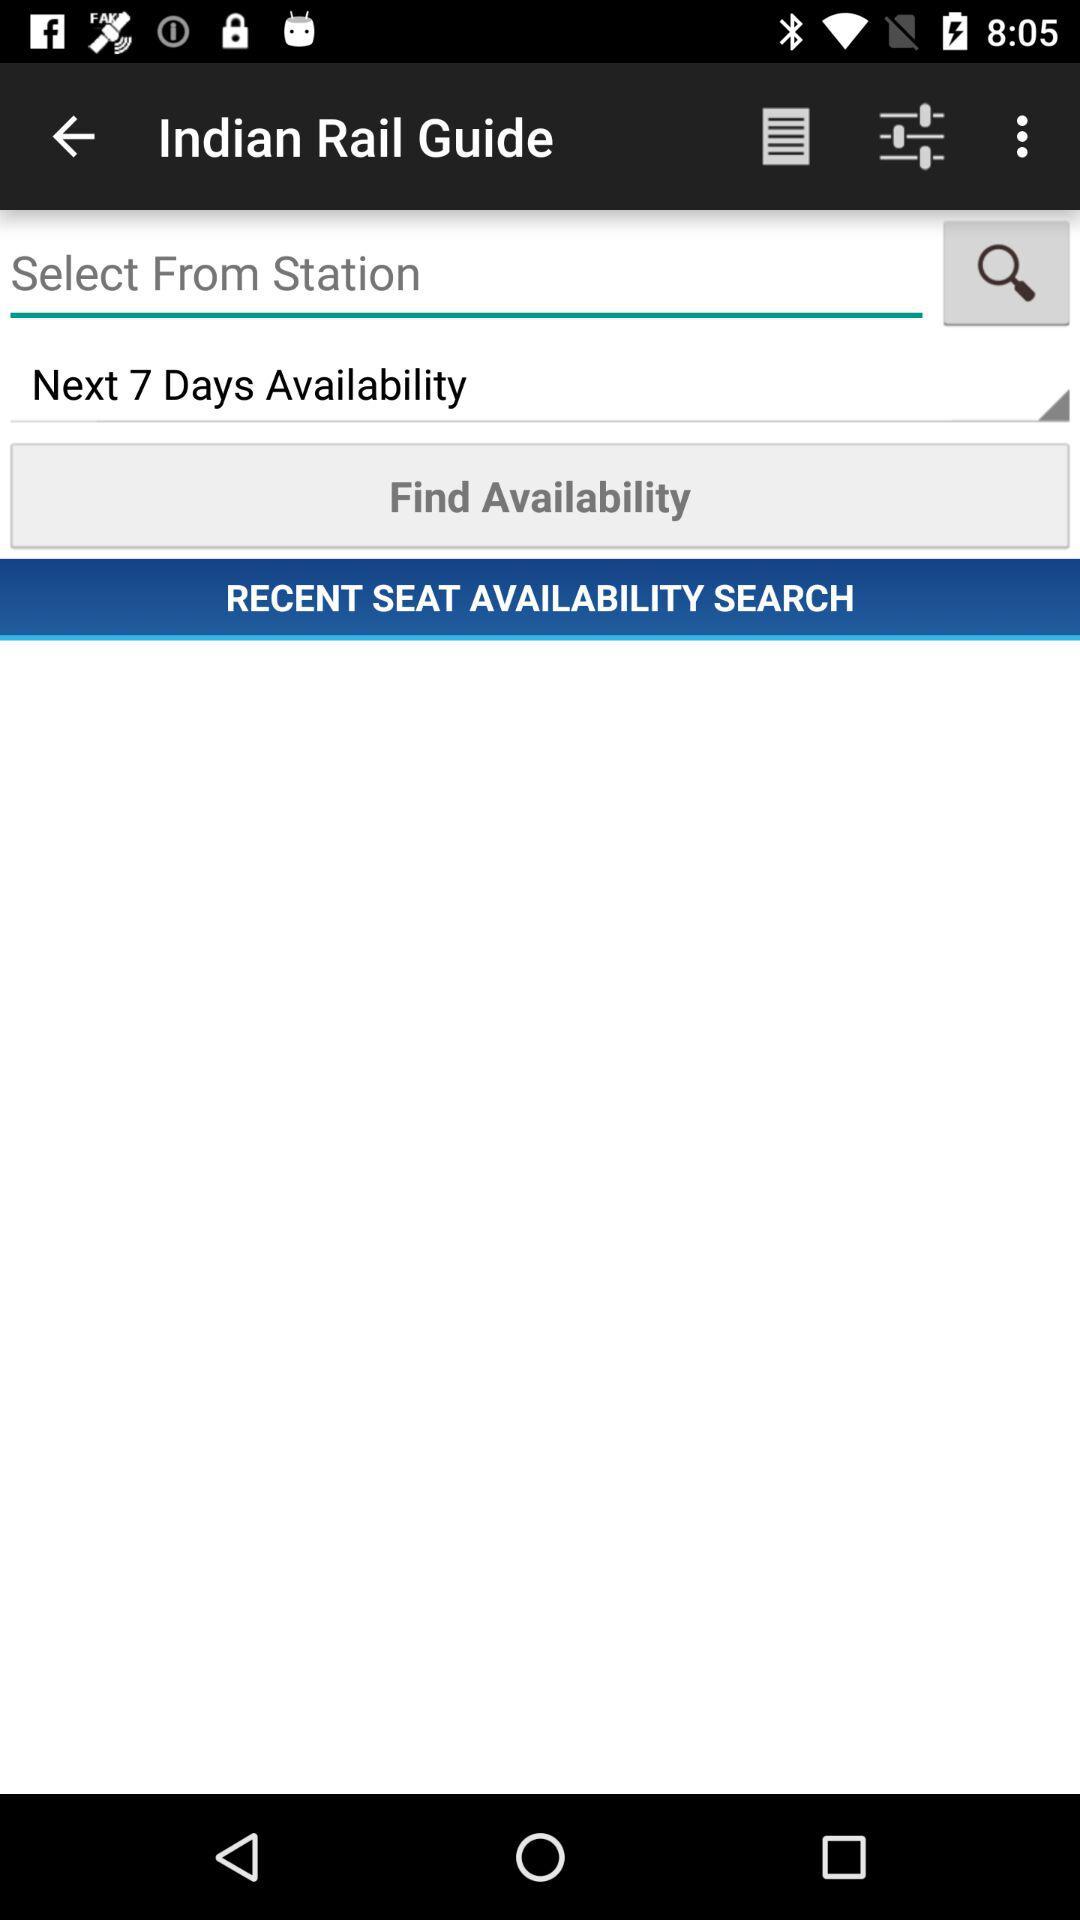 The height and width of the screenshot is (1920, 1080). What do you see at coordinates (466, 272) in the screenshot?
I see `search station` at bounding box center [466, 272].